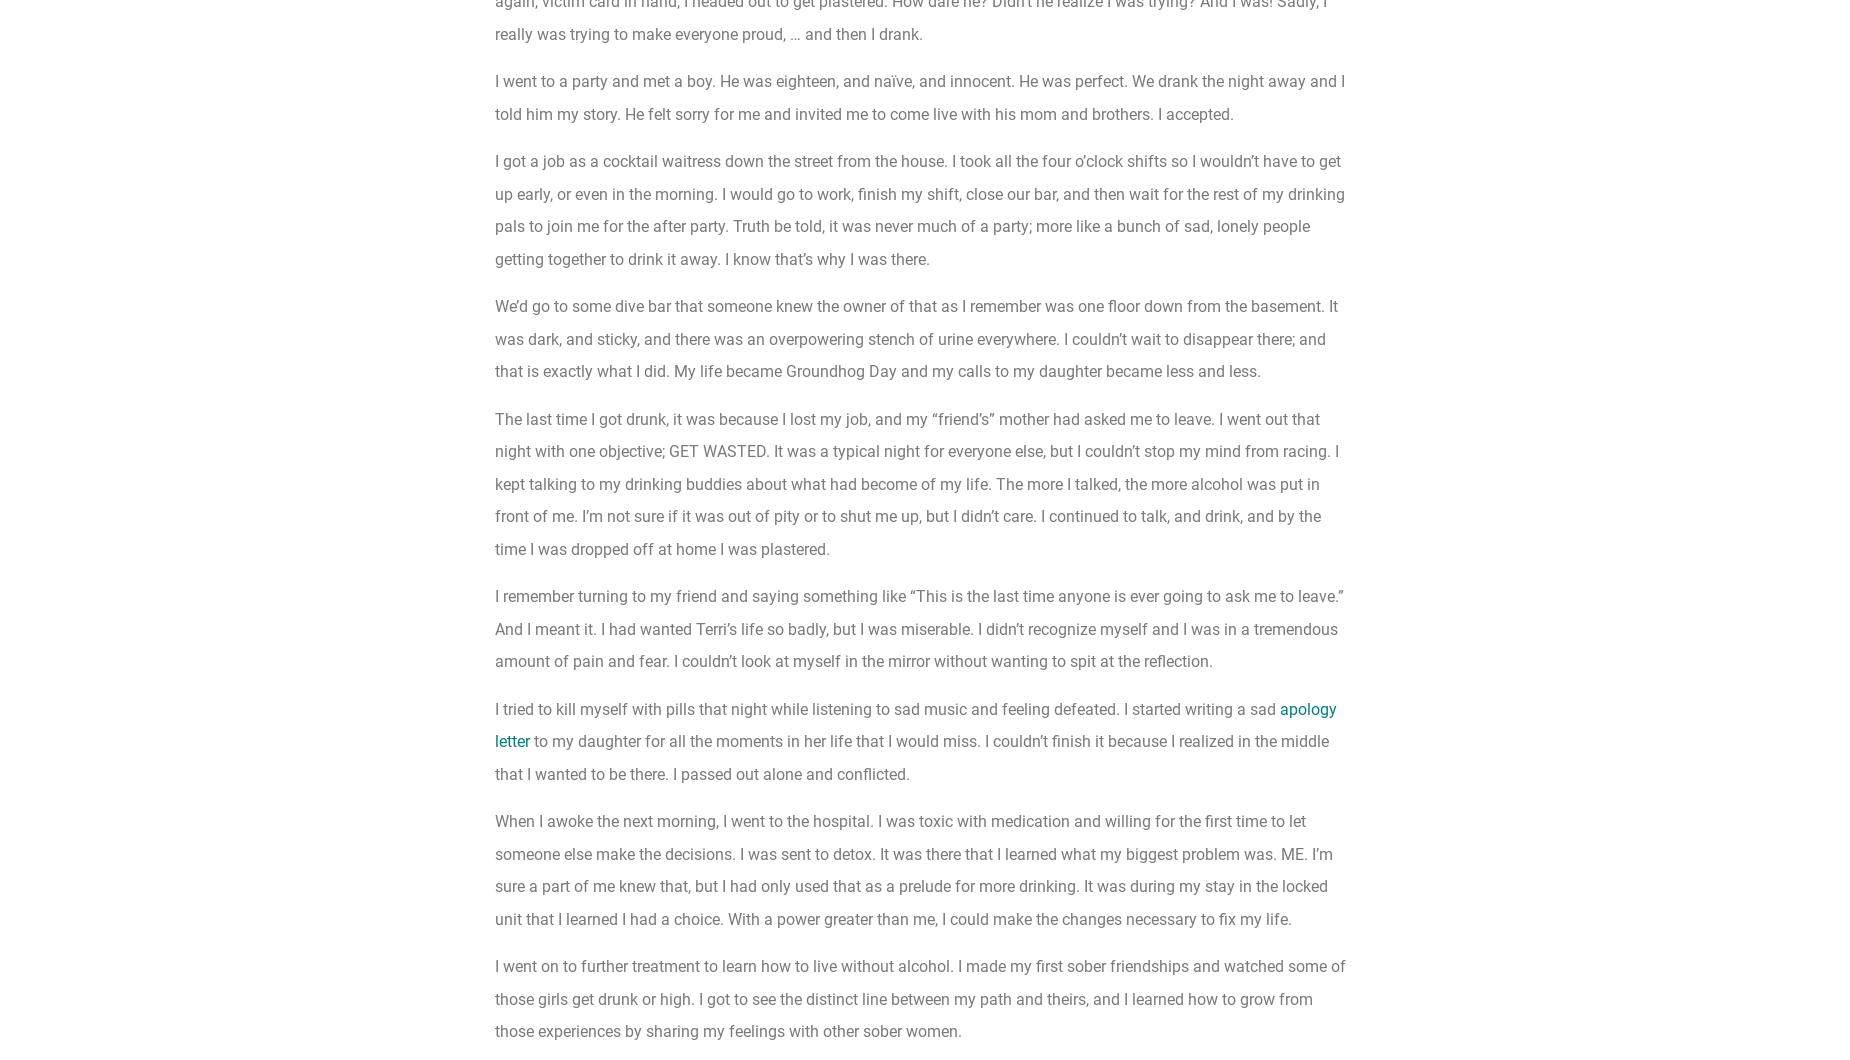 This screenshot has width=1850, height=1060. What do you see at coordinates (495, 482) in the screenshot?
I see `'The last time I got drunk, it was because I lost my job, and my “friend’s” mother had asked me to leave. I went out that night with one objective; GET WASTED. It was a typical night for everyone else, but I couldn’t stop my mind from racing. I kept talking to my drinking buddies about what had become of my life. The more I talked, the more alcohol was put in front of me. I’m not sure if it was out of pity or to shut me up, but I didn’t care. I continued to talk, and drink, and by the time I was dropped off at home I was plastered.'` at bounding box center [495, 482].